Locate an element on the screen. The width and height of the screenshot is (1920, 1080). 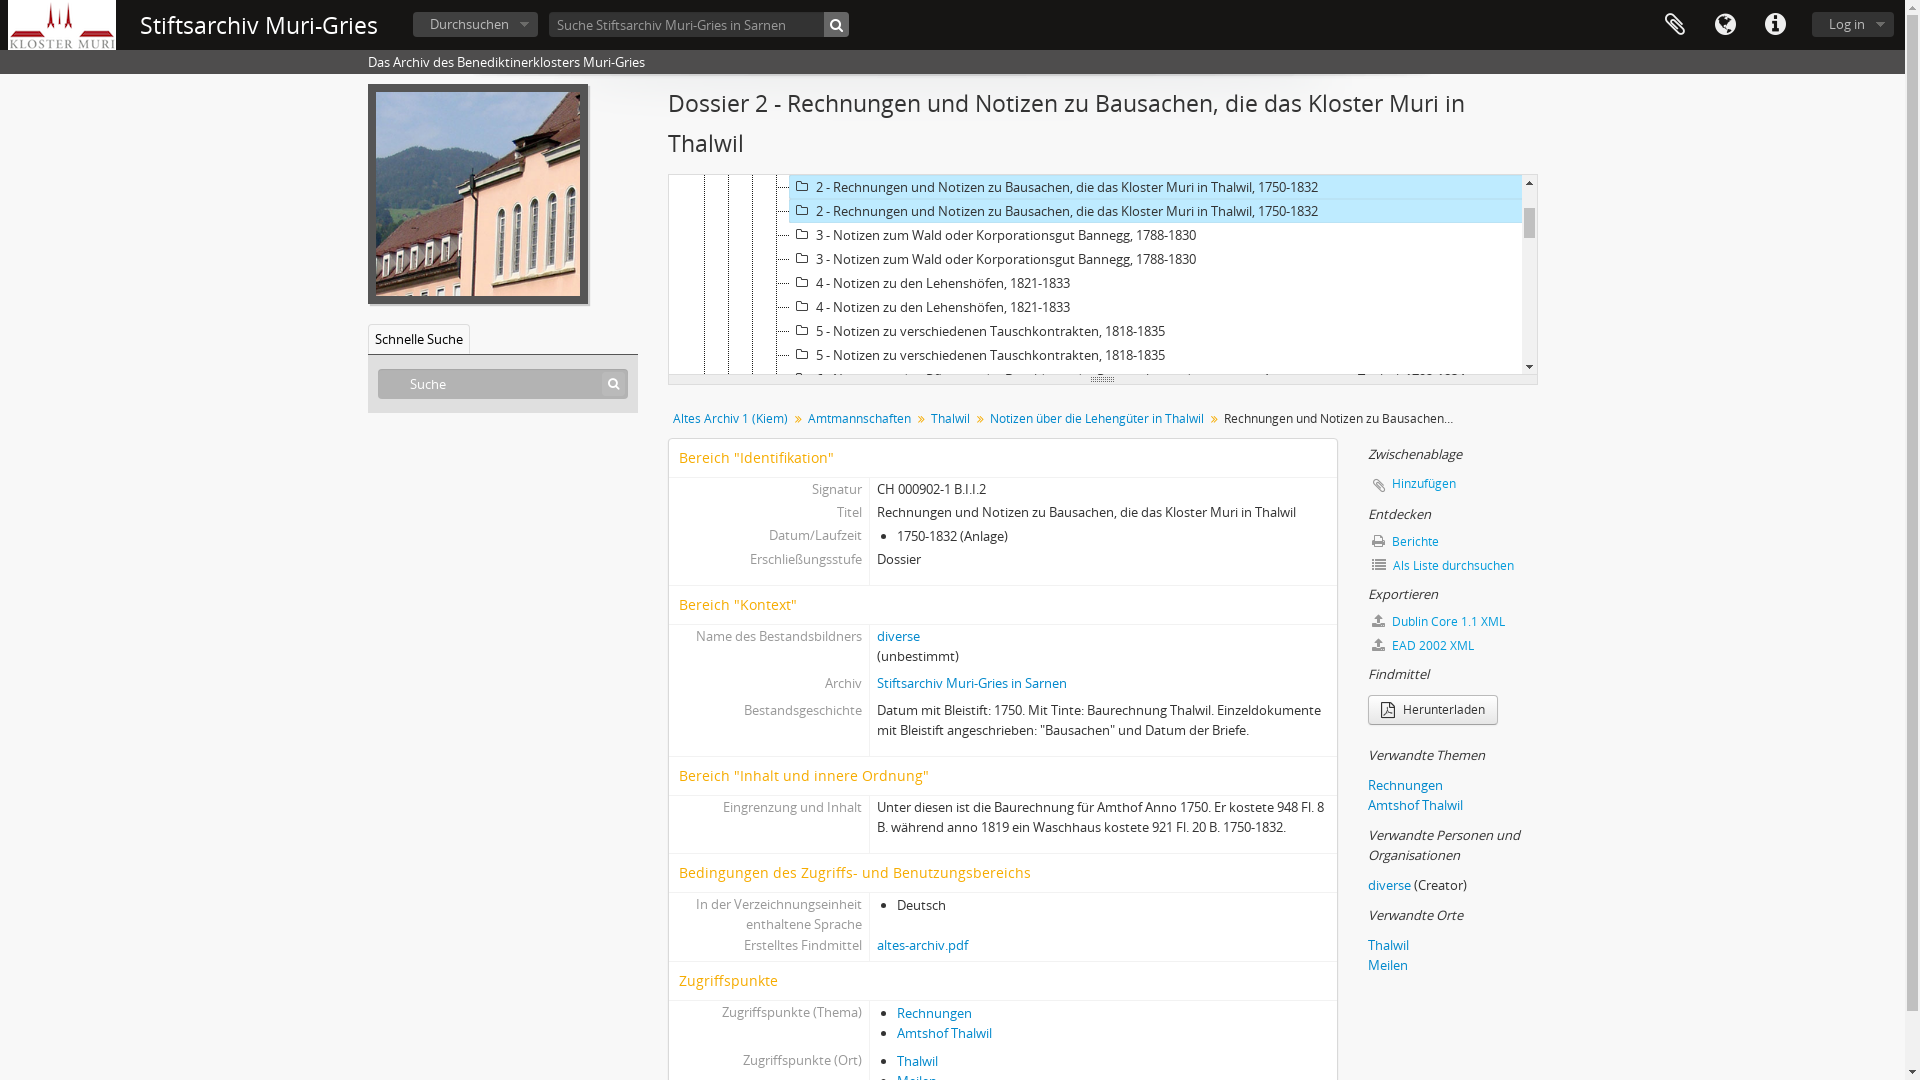
'Herunterladen' is located at coordinates (1432, 708).